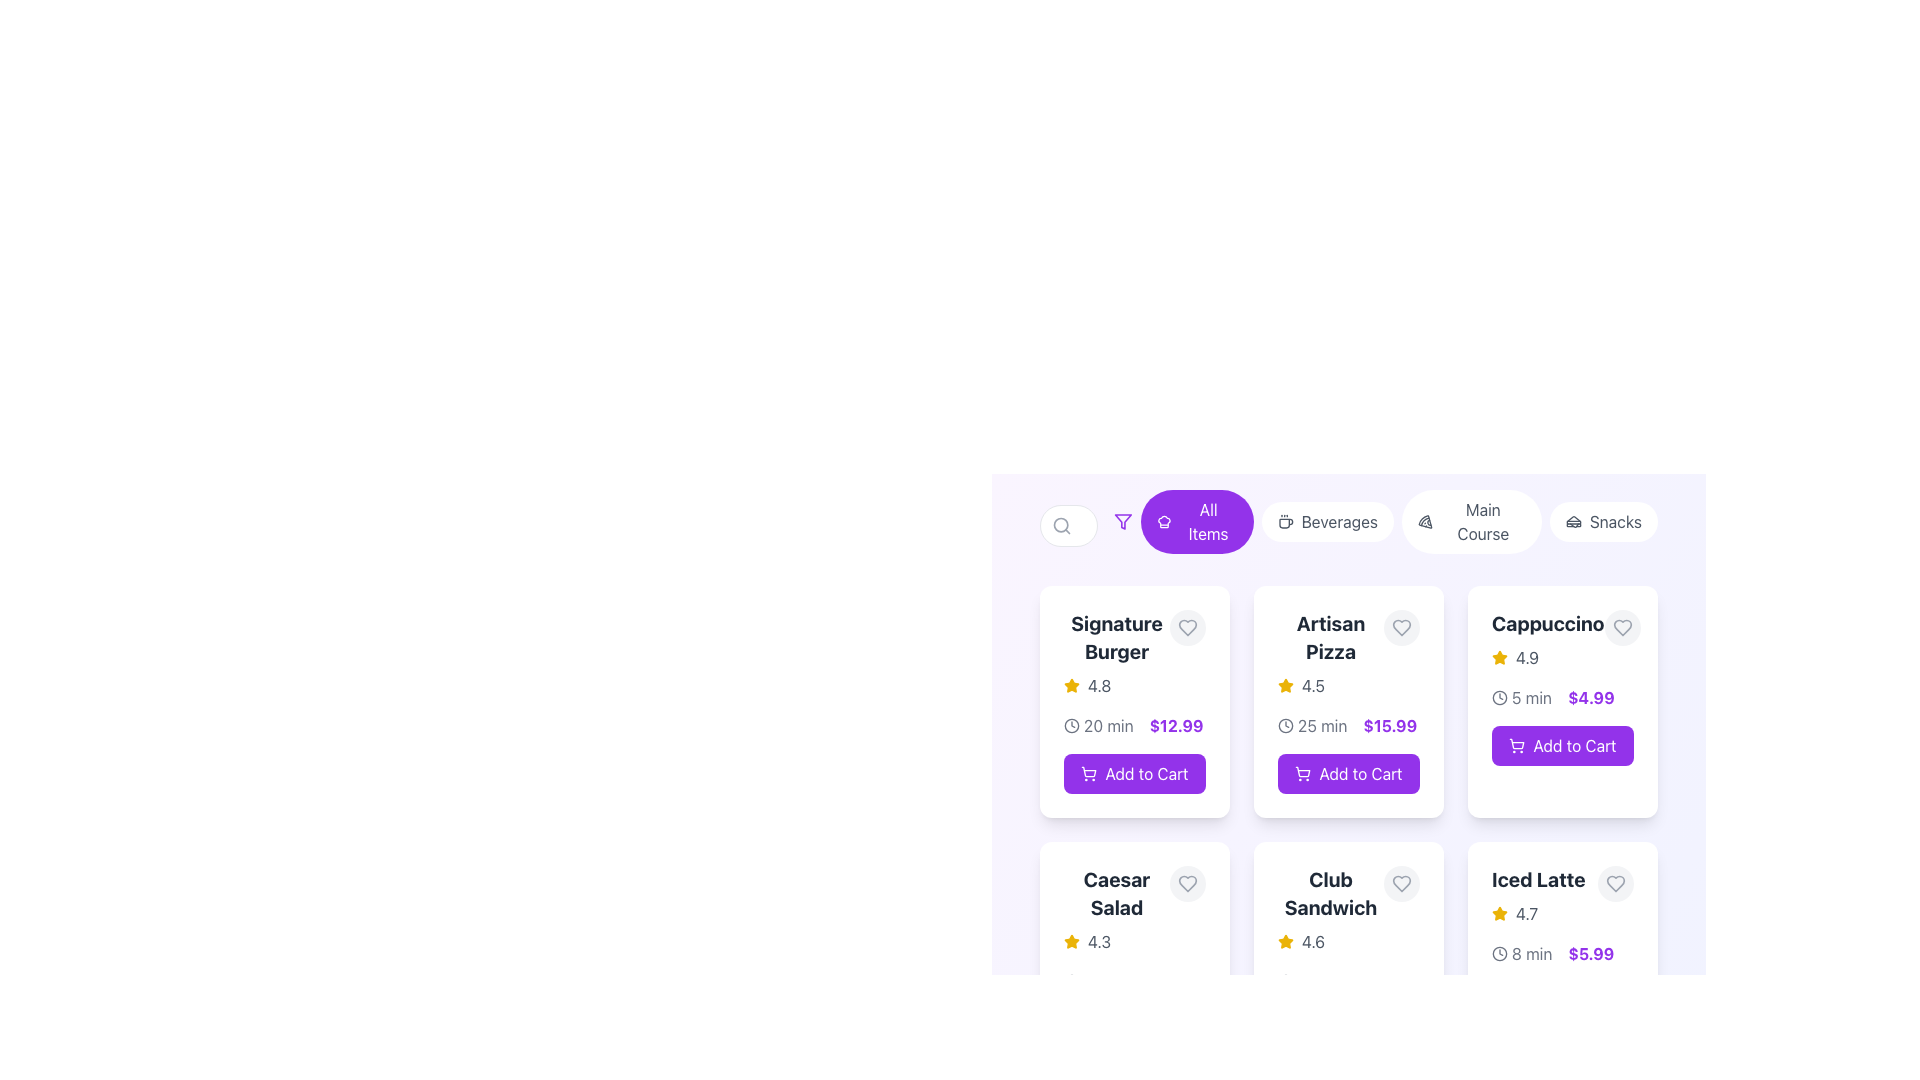 The image size is (1920, 1080). I want to click on the heart icon in the top-right corner of the 'Artisan Pizza' card to mark or unmark the item as a favorite, so click(1400, 627).